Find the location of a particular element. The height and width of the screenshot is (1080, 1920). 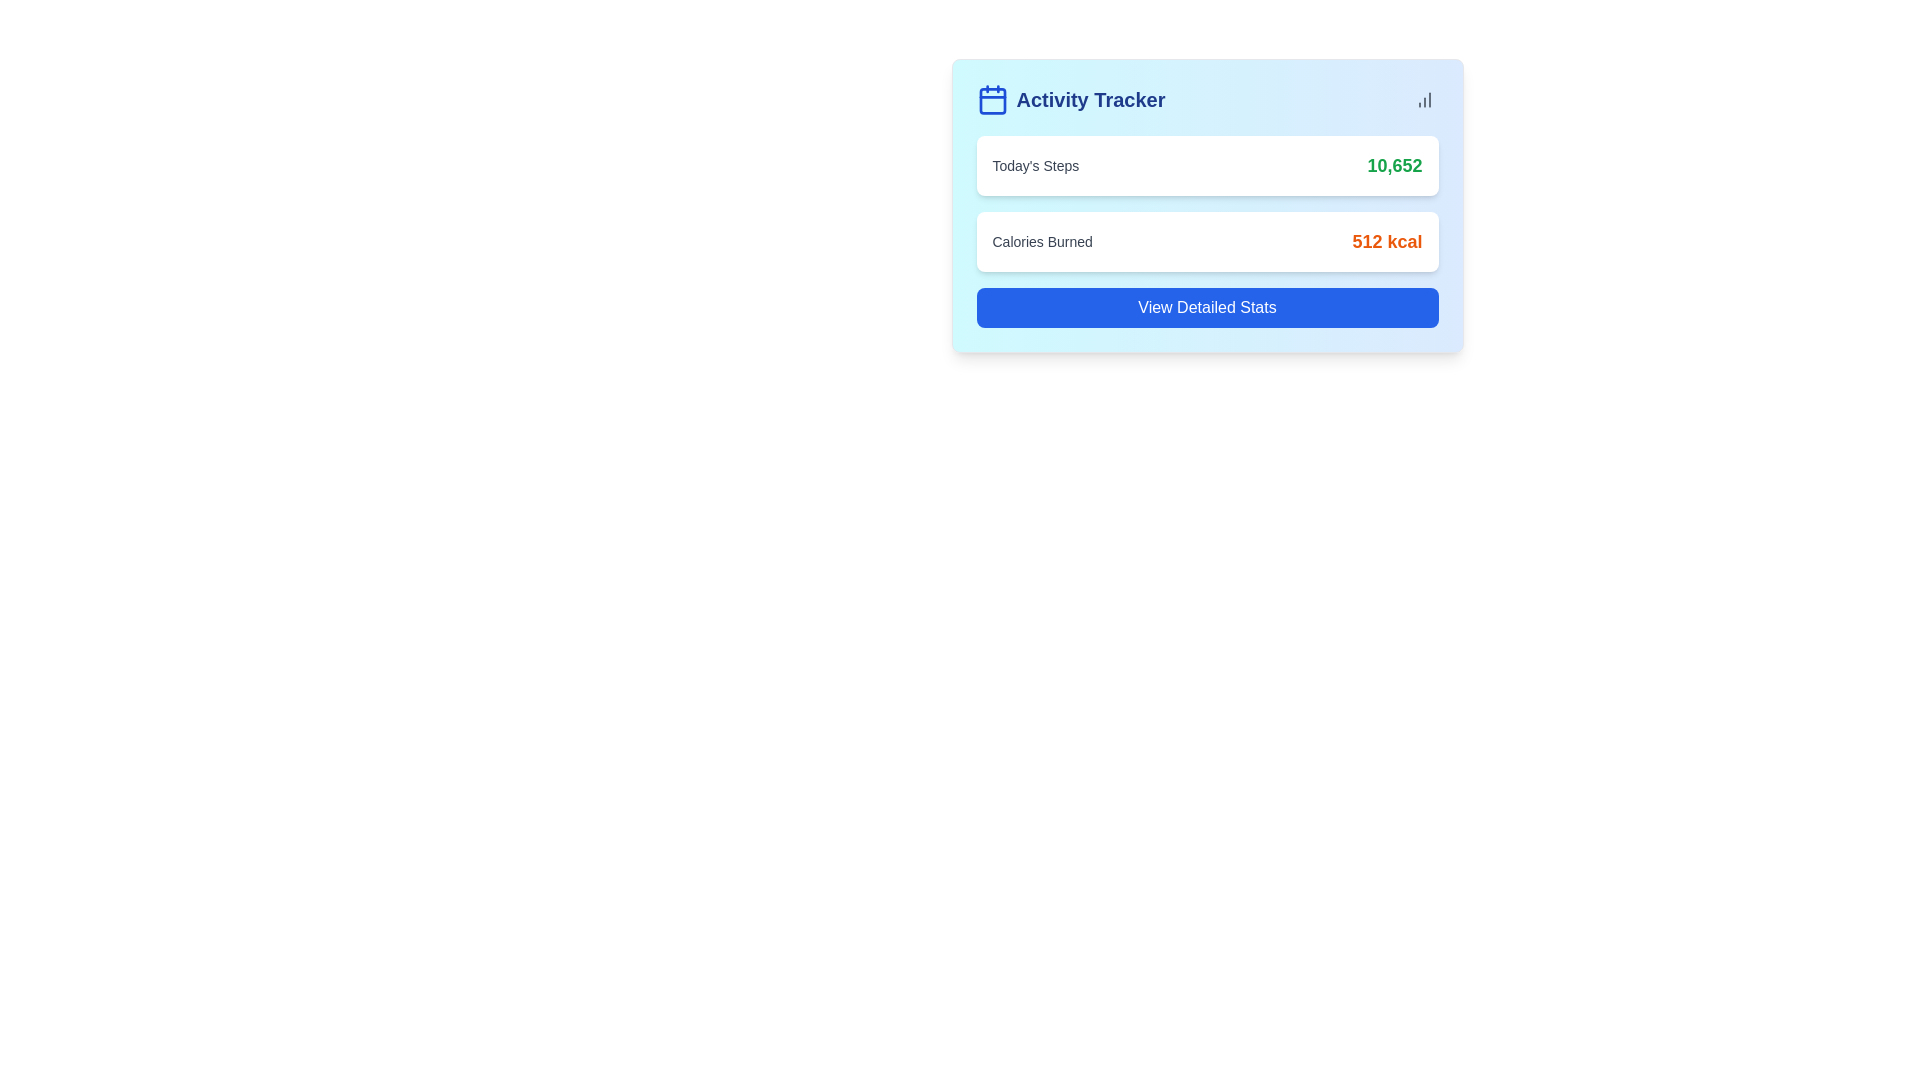

the bar chart icon button located in the upper-right corner of the activity tracker card, which symbolizes access to detailed statistical data is located at coordinates (1423, 100).